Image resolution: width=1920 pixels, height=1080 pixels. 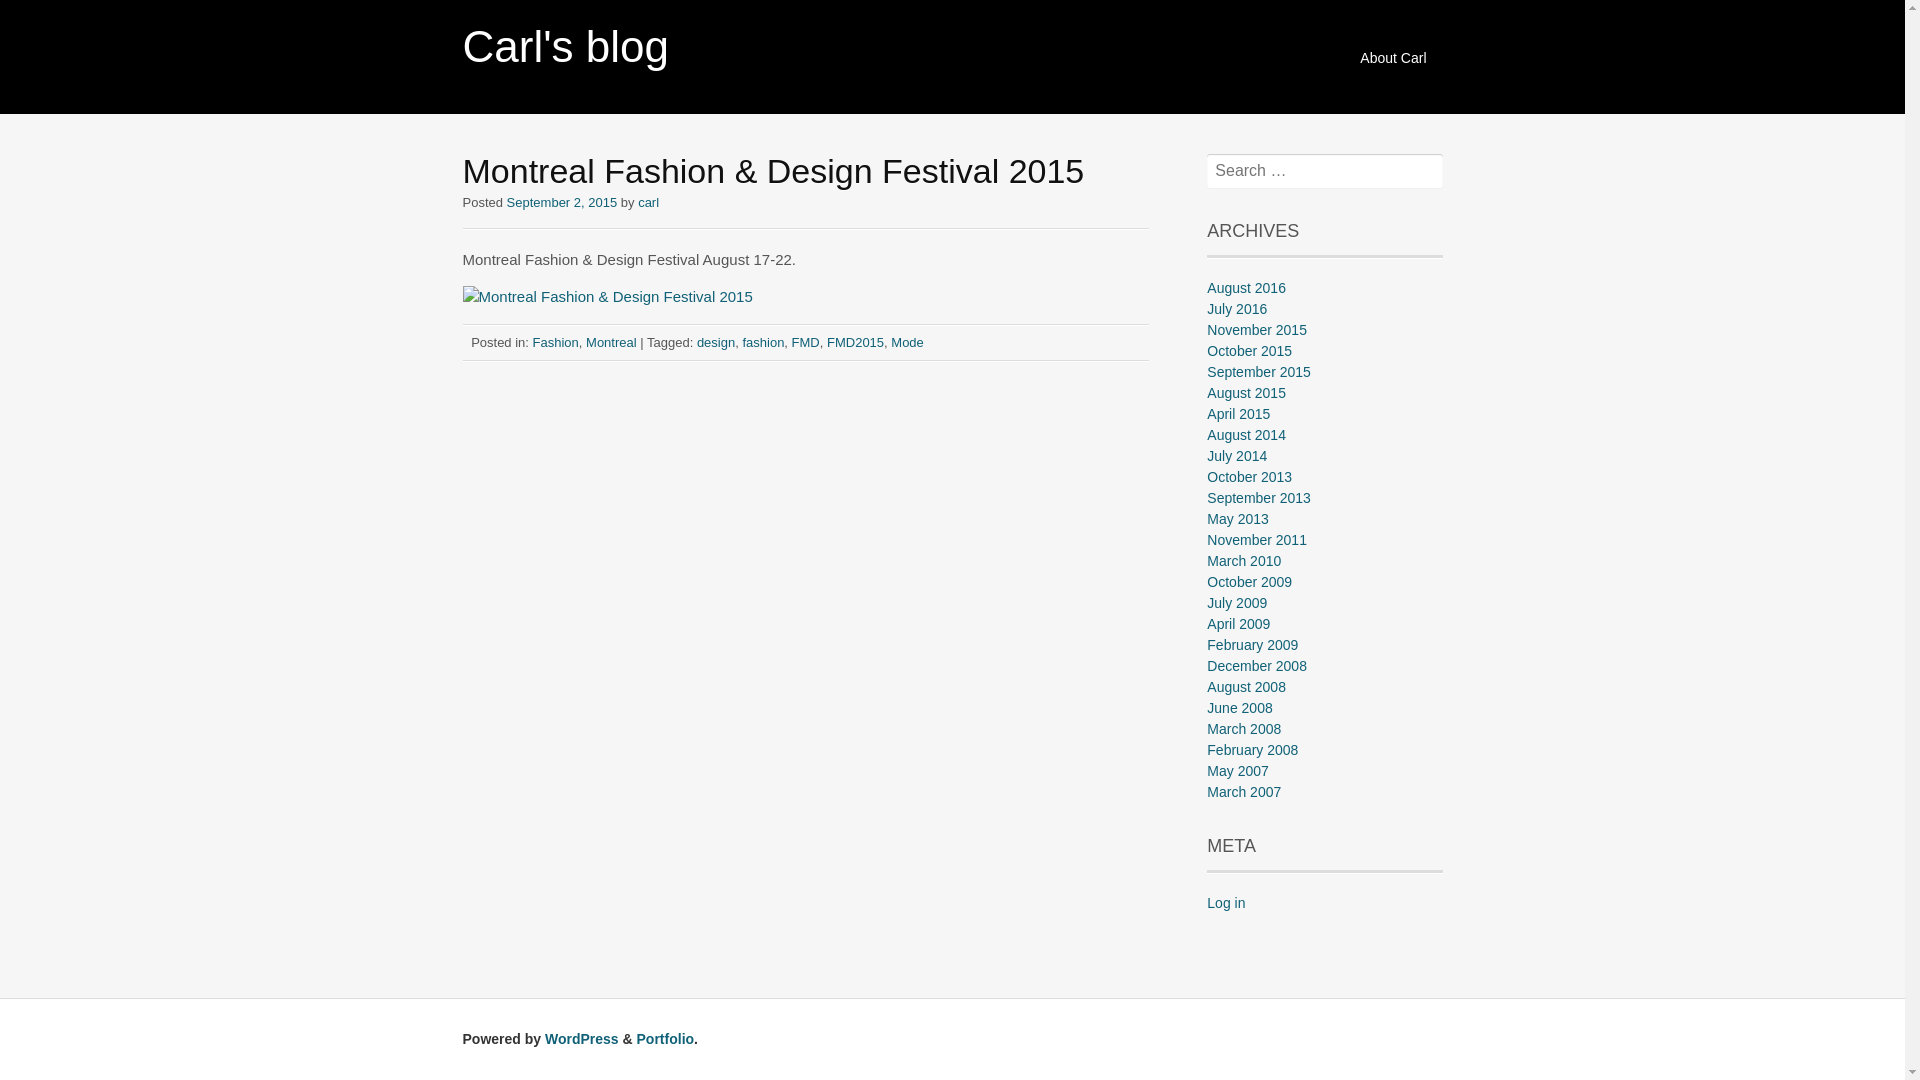 I want to click on 'February 2009', so click(x=1251, y=644).